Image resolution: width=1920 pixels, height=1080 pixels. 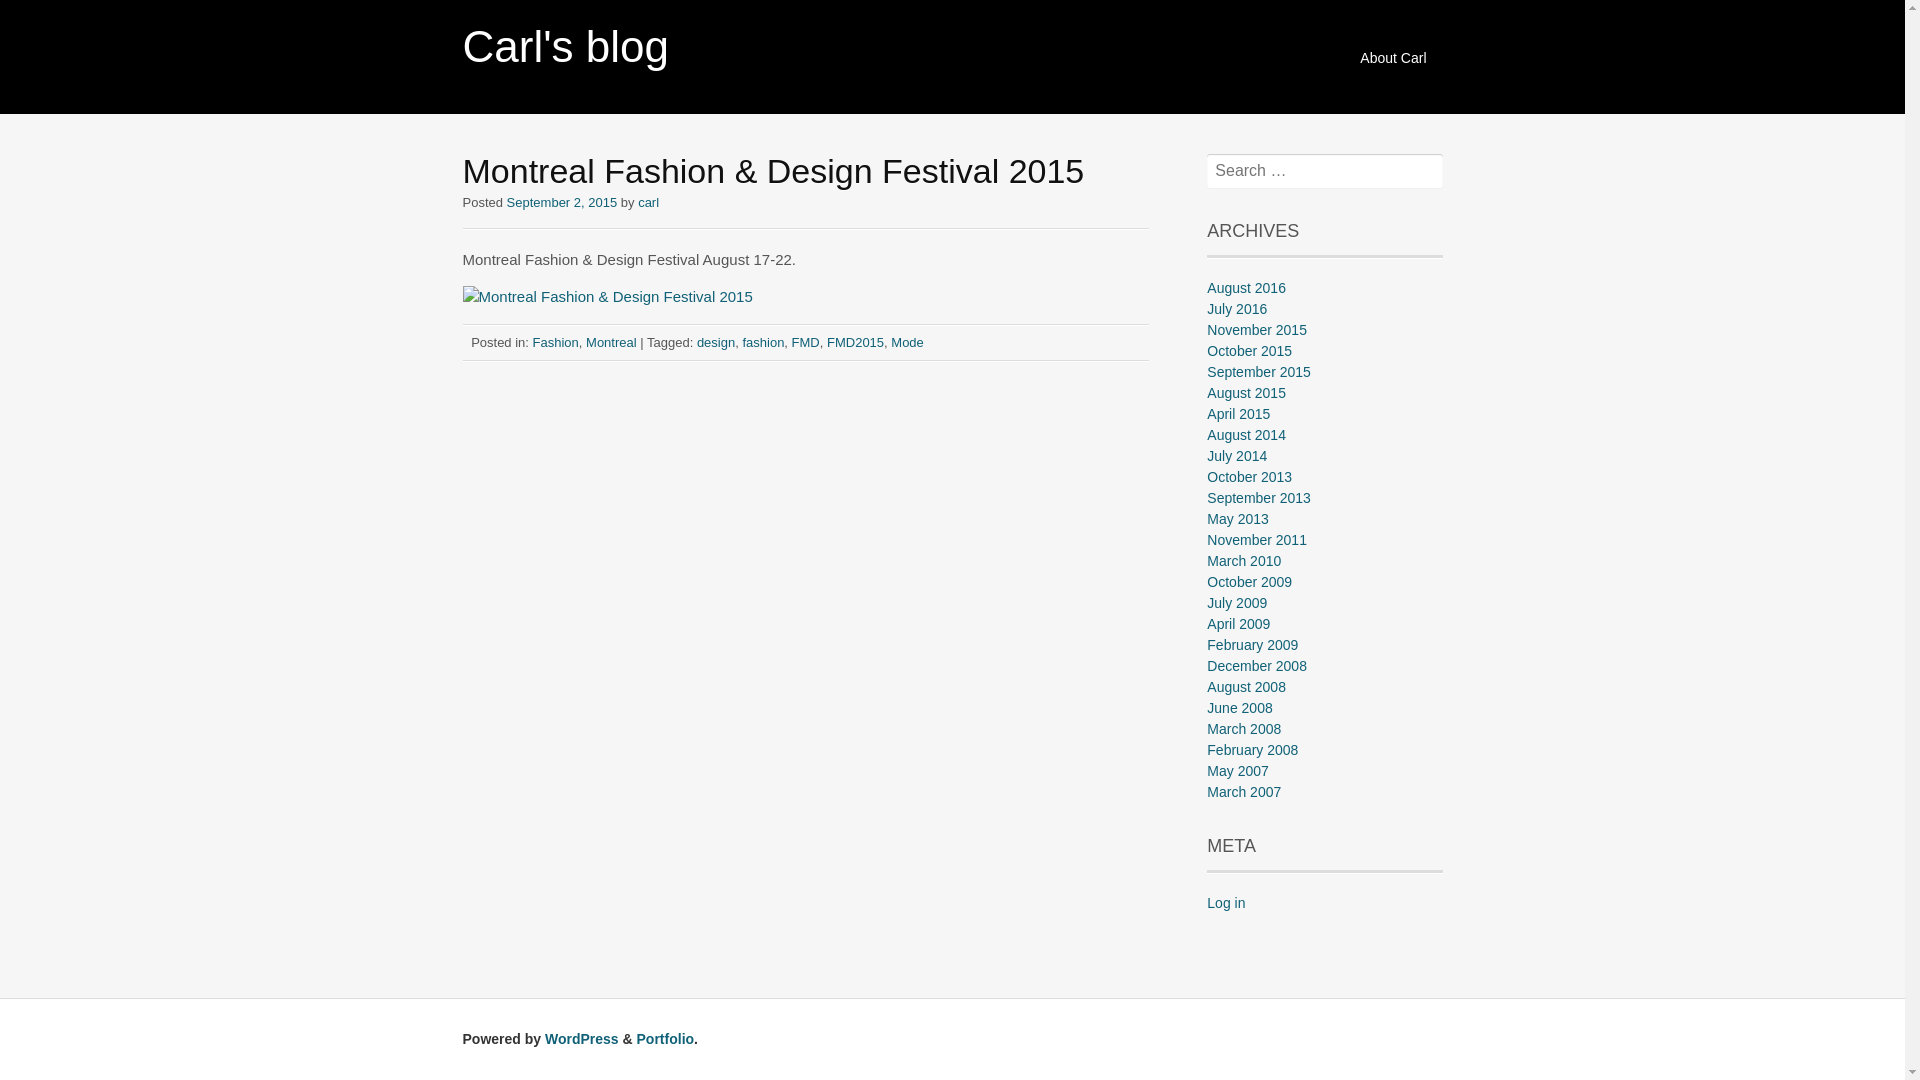 I want to click on 'February 2009', so click(x=1251, y=644).